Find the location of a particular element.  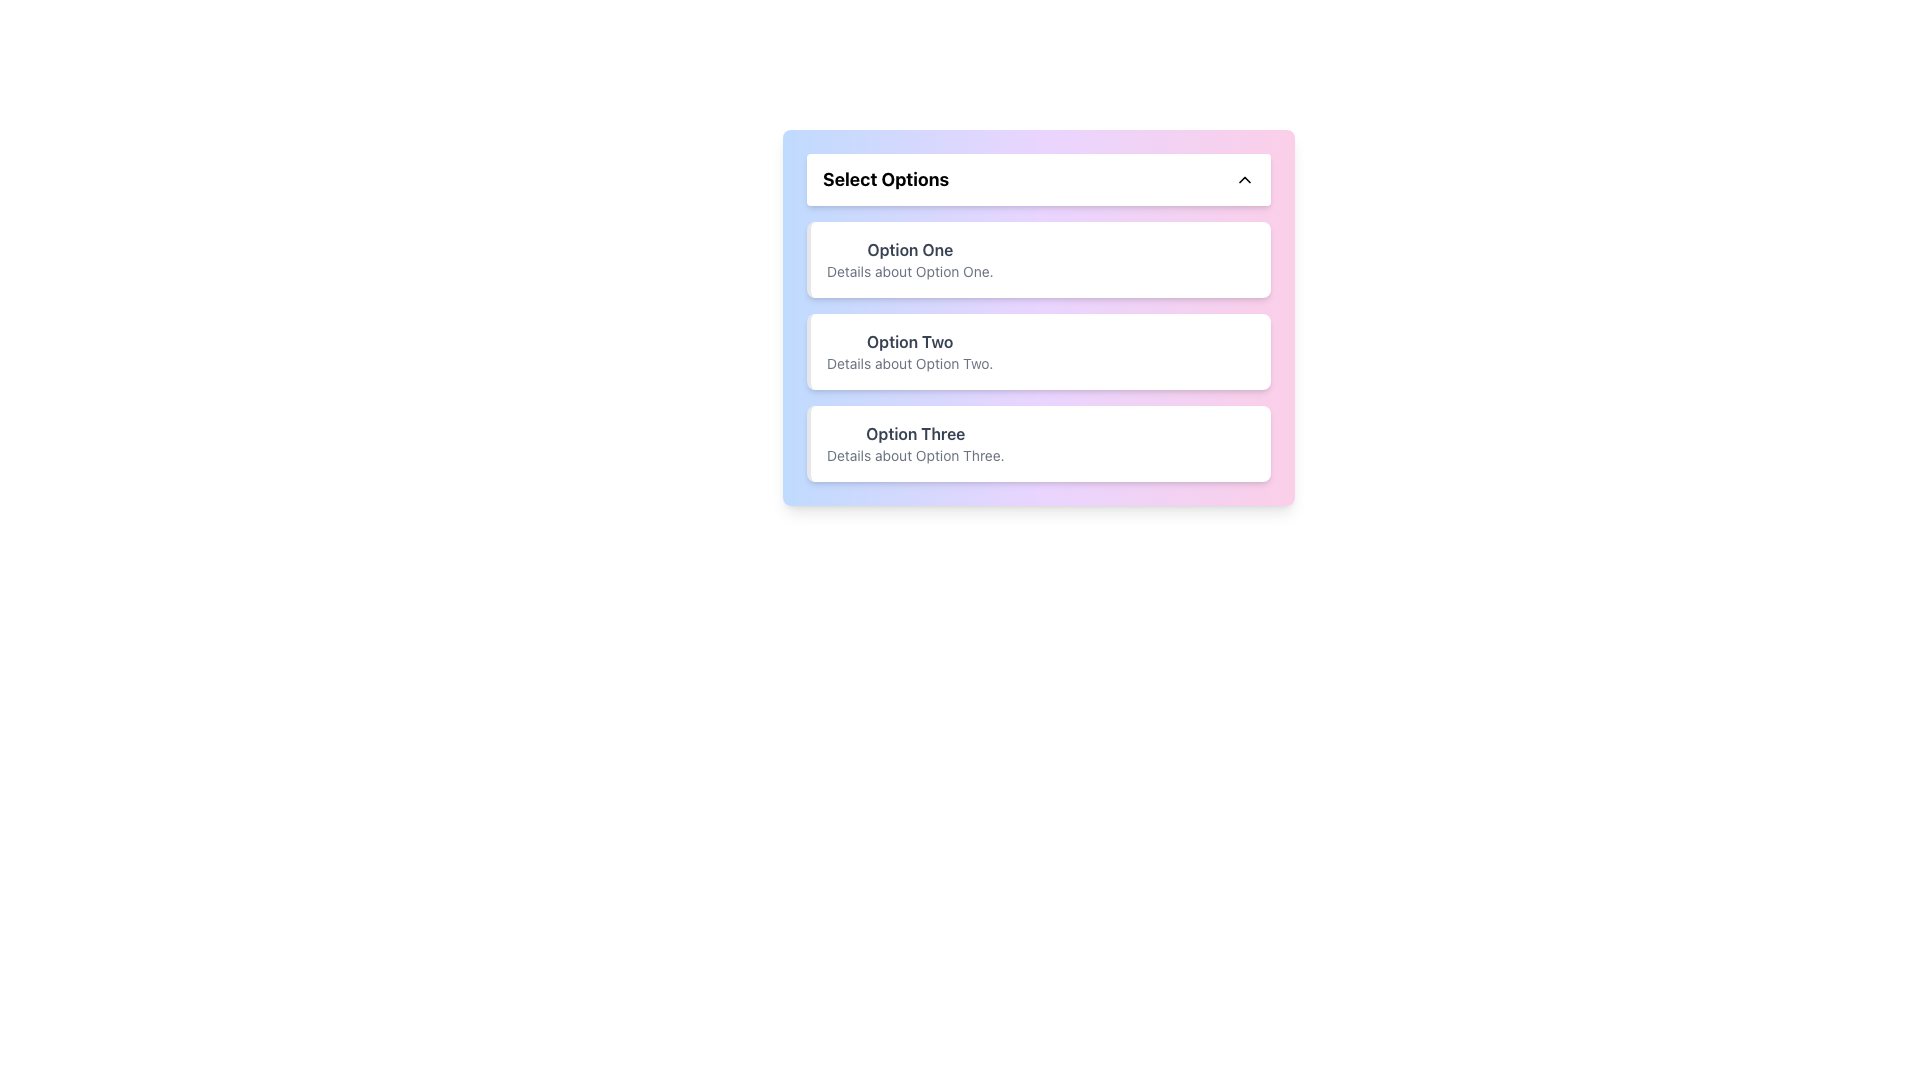

the second item in a vertically-stacked list of options, which highlights 'Option Two' as the user's choice is located at coordinates (909, 350).